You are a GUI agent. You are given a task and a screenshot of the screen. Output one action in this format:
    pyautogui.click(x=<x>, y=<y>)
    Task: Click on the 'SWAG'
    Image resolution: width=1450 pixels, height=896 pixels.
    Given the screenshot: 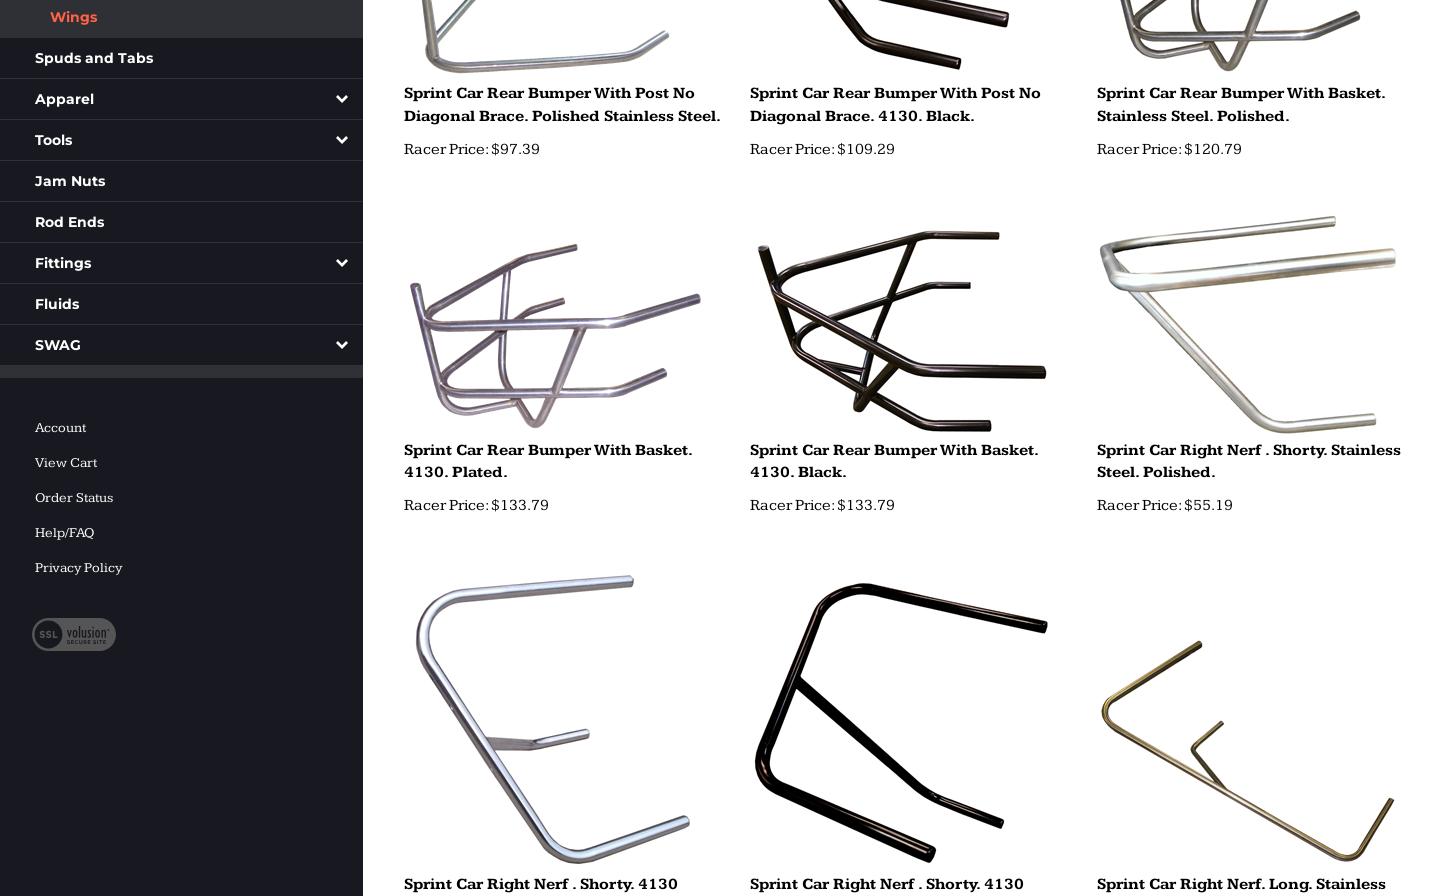 What is the action you would take?
    pyautogui.click(x=58, y=344)
    